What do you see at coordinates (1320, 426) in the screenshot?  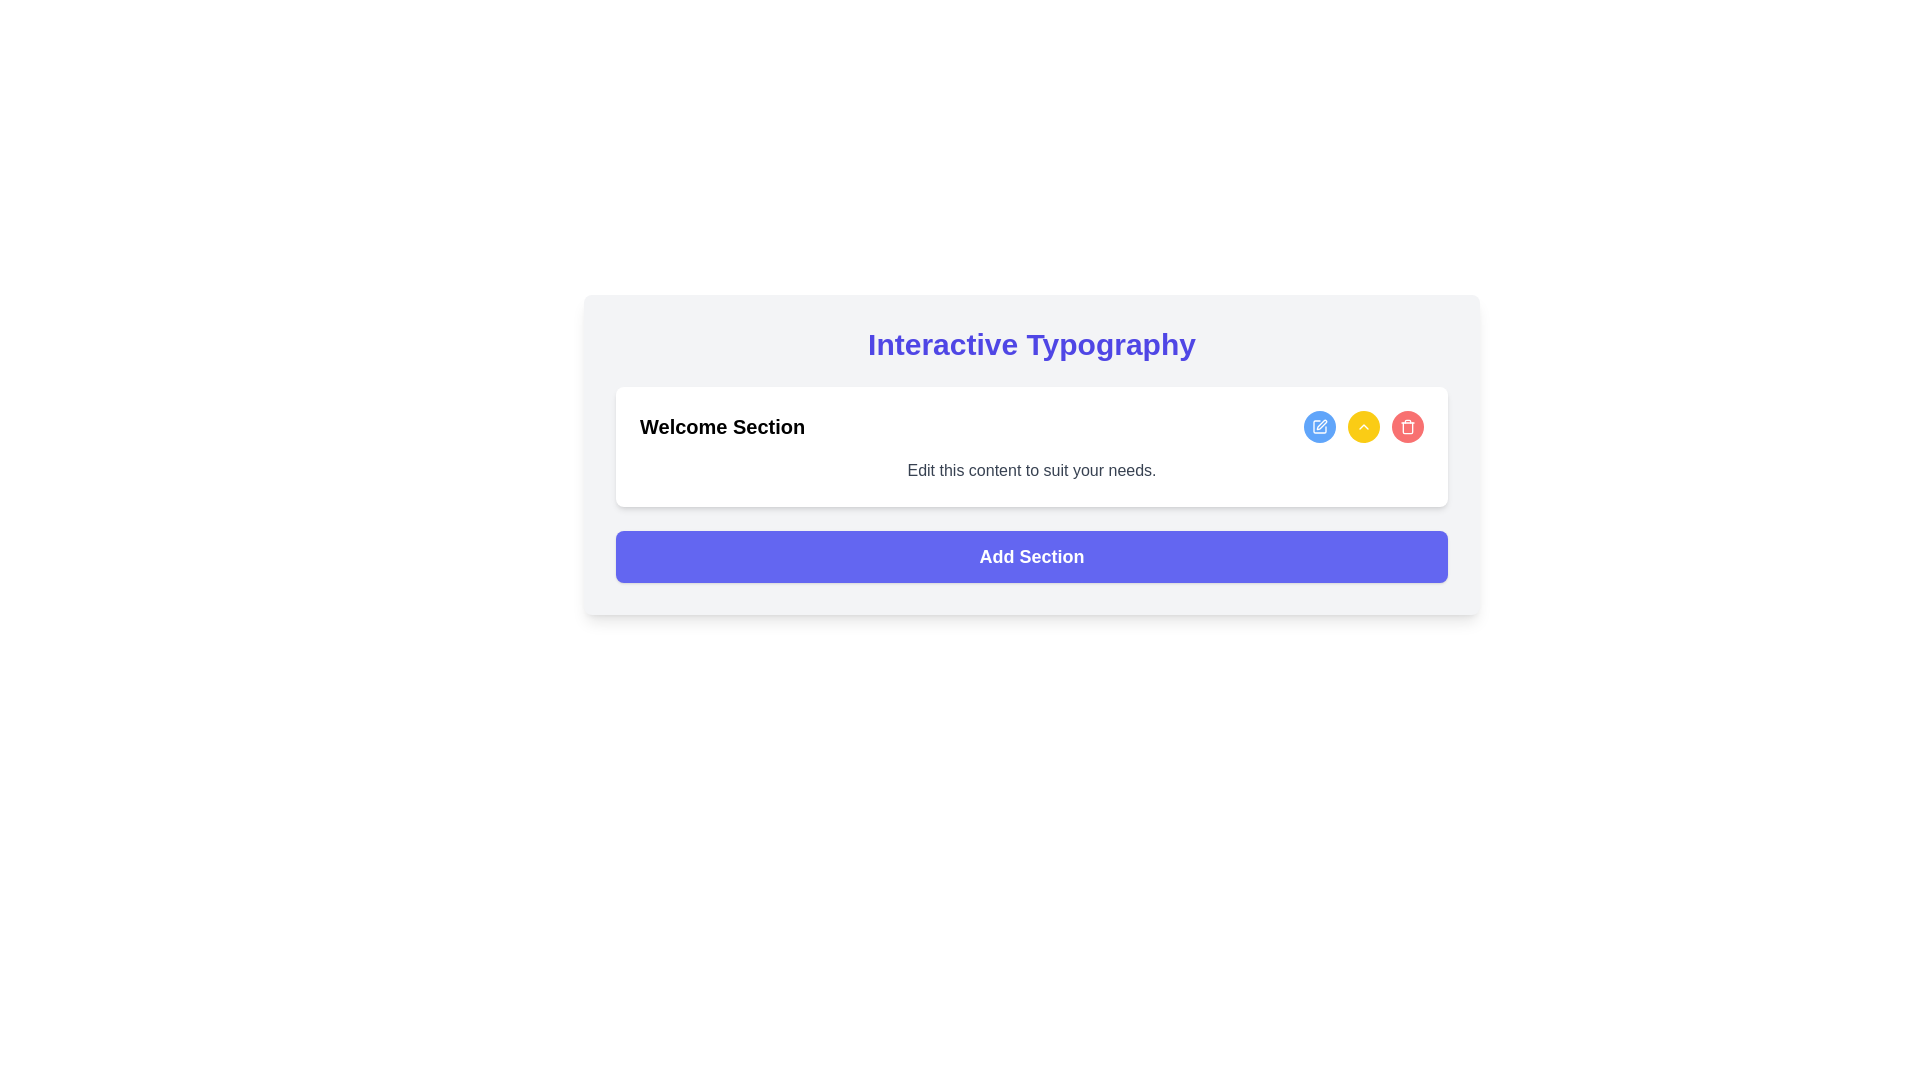 I see `the leftmost icon in the horizontal cluster of three icons located at the top-right corner of the 'Welcome Section' content card` at bounding box center [1320, 426].